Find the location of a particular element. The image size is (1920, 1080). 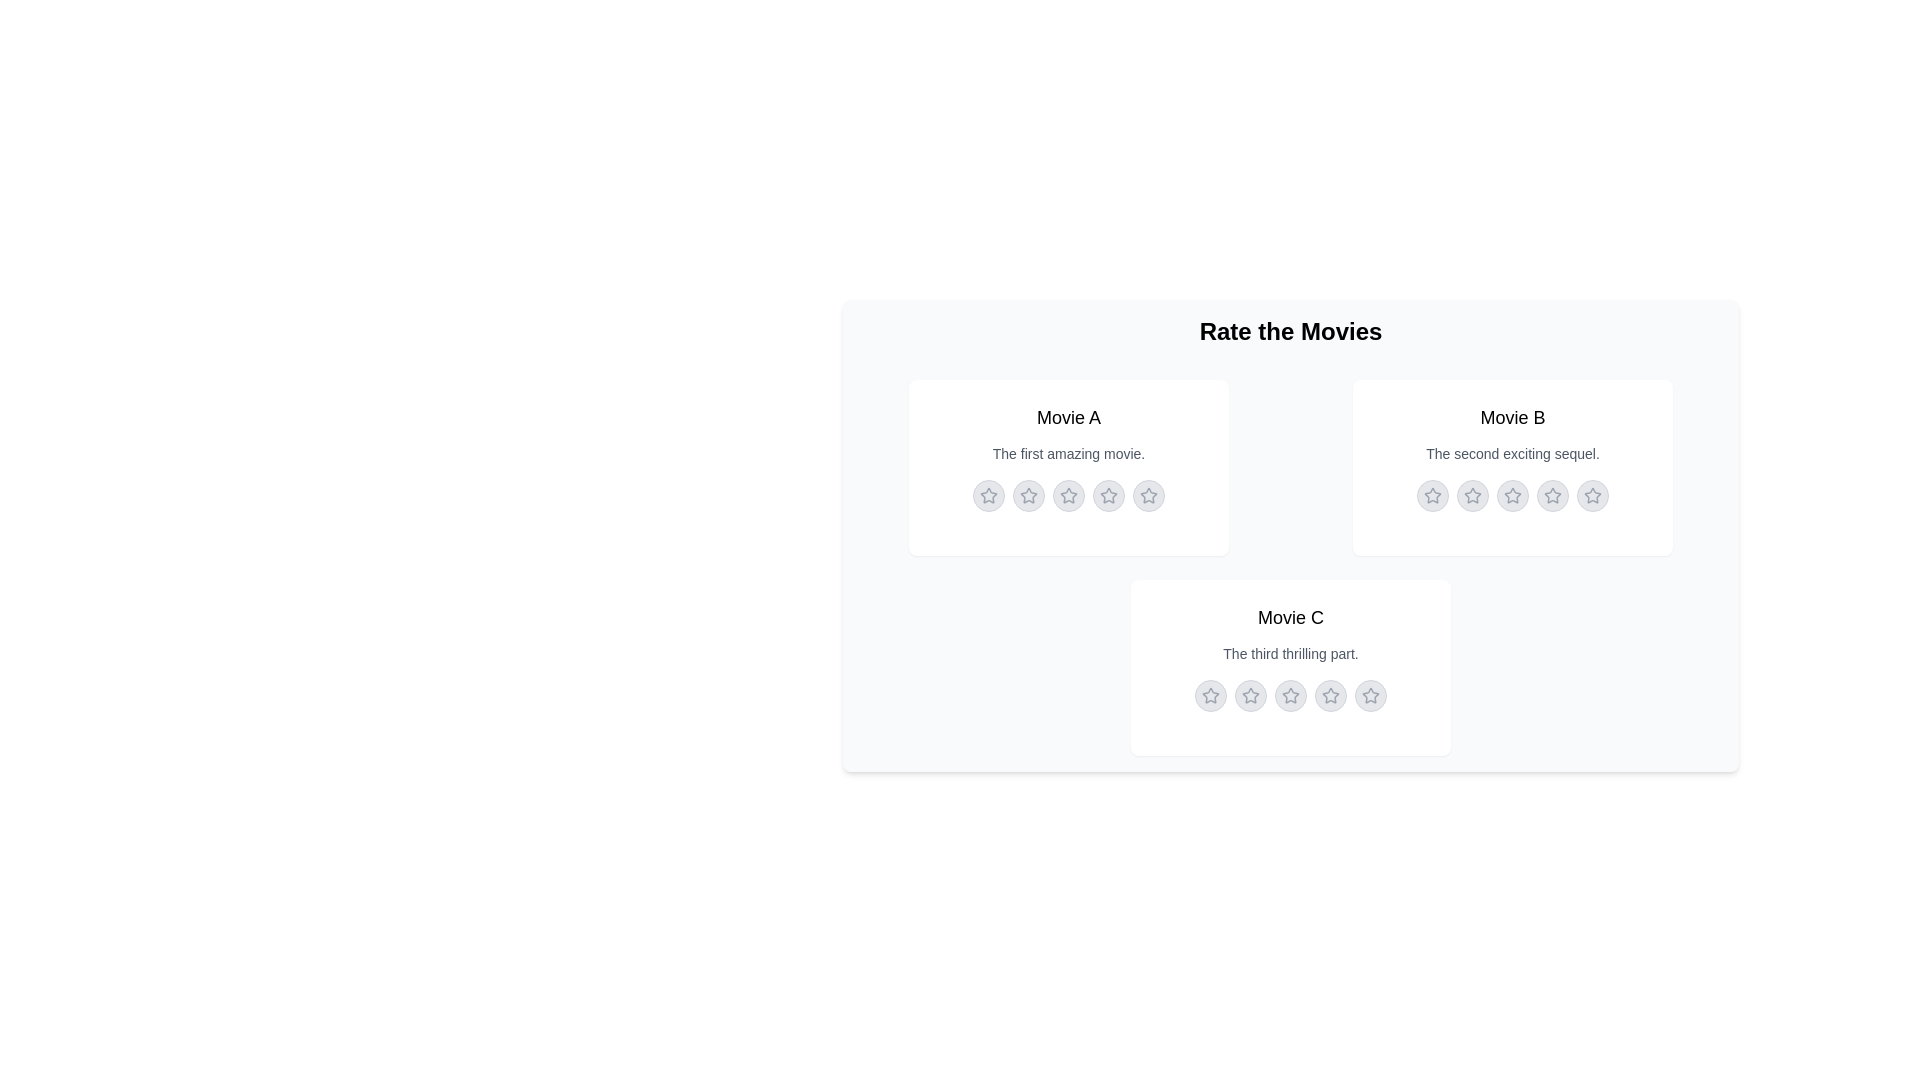

the fourth rating star SVG icon for 'Movie B', which is part of the star-based rating system is located at coordinates (1552, 495).